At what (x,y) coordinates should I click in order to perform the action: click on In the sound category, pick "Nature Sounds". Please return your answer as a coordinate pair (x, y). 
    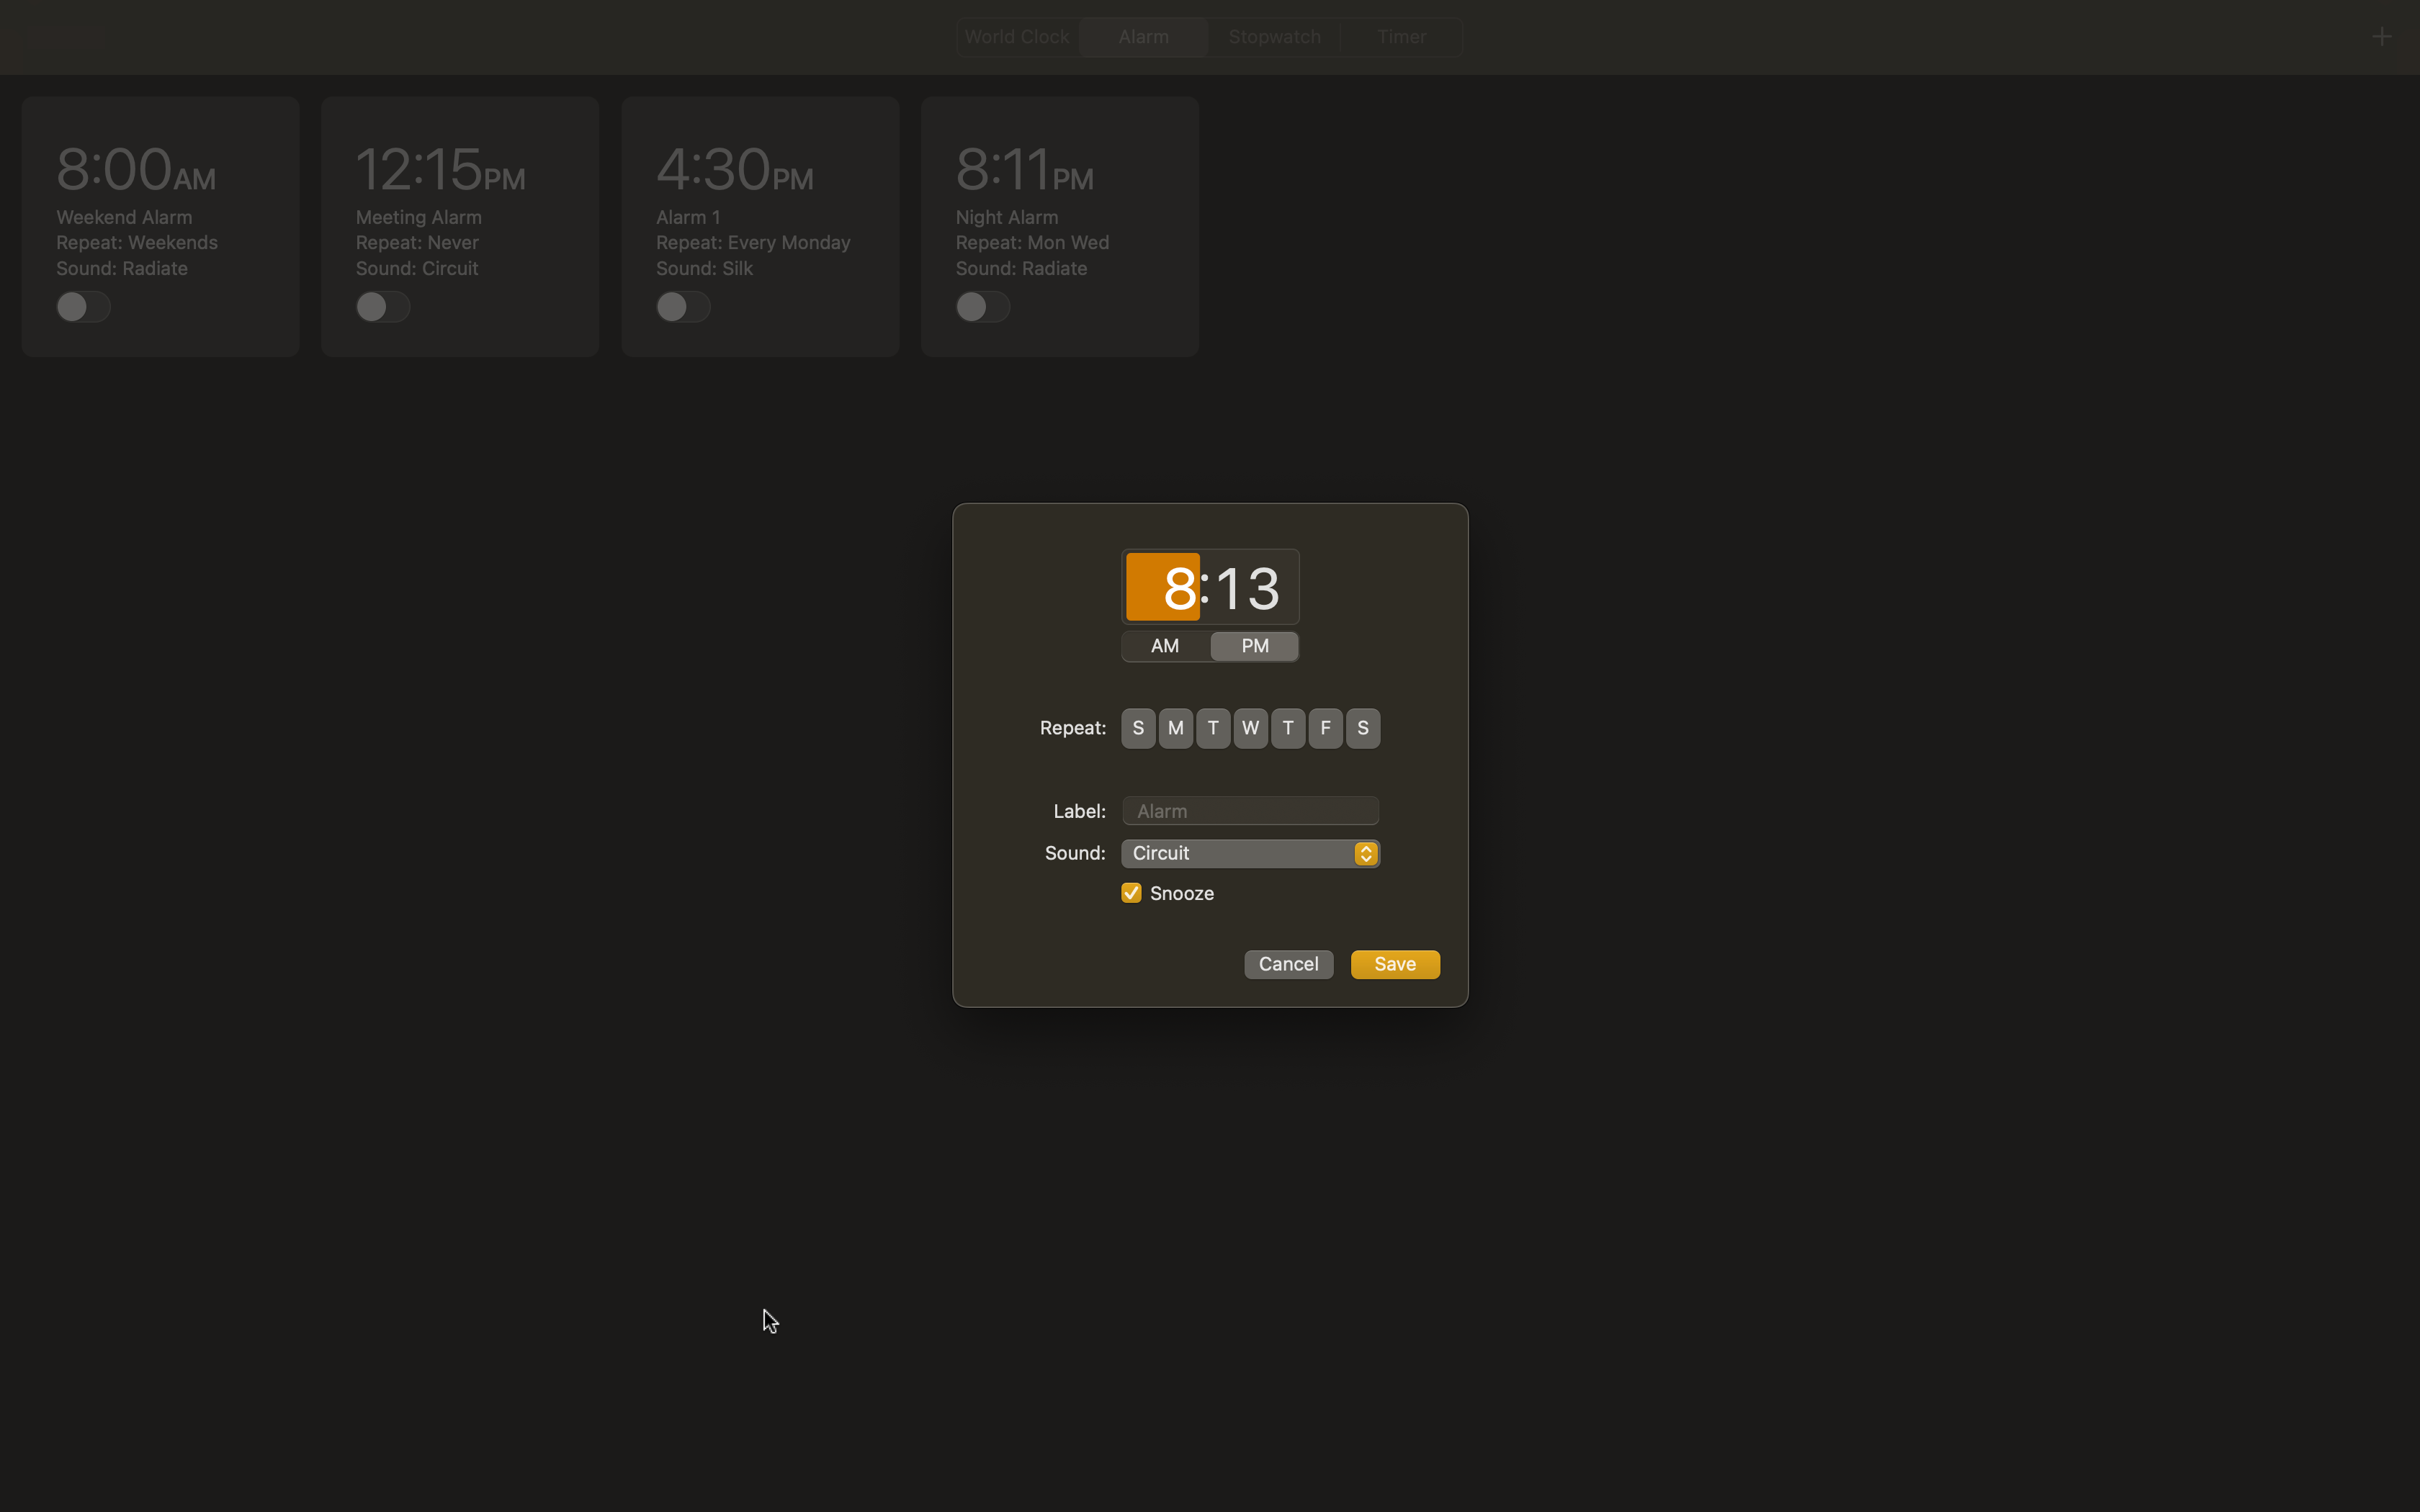
    Looking at the image, I should click on (1250, 853).